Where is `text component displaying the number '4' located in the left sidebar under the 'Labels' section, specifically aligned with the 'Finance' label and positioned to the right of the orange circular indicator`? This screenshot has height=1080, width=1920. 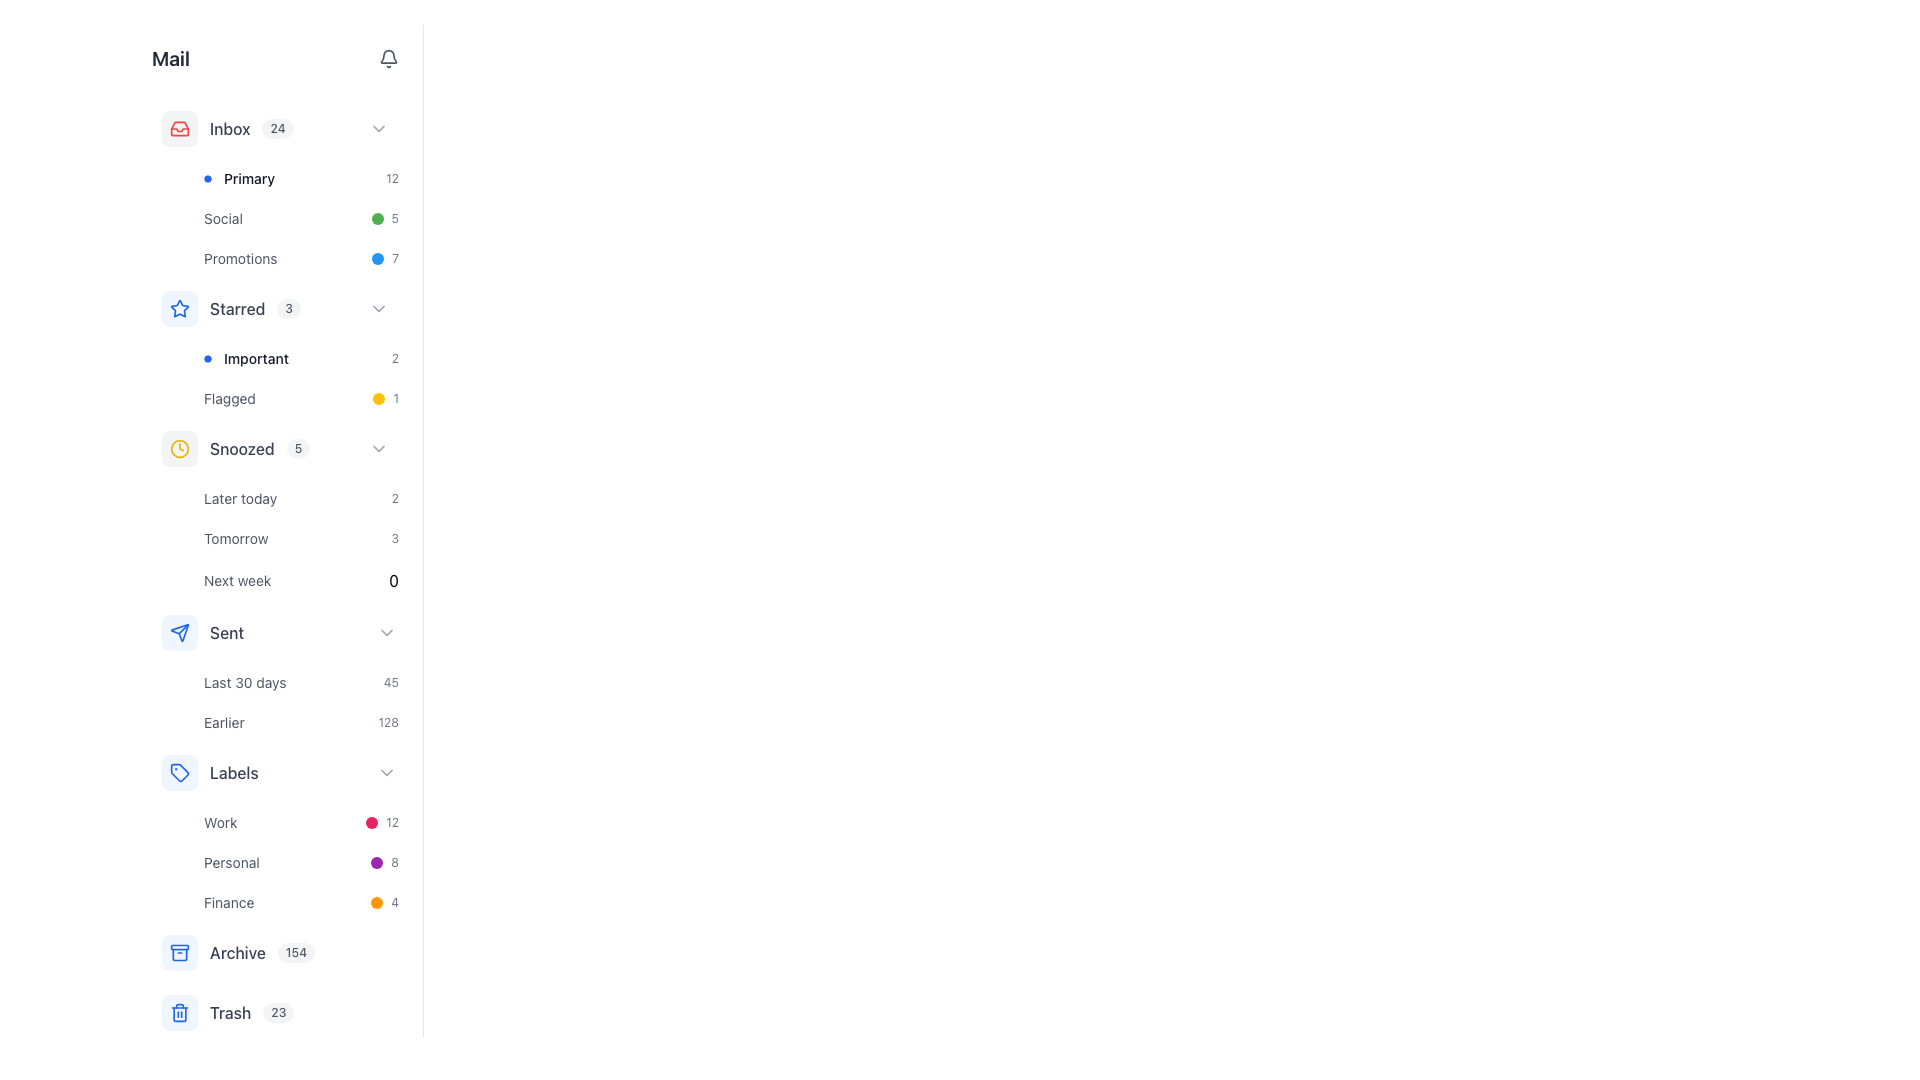 text component displaying the number '4' located in the left sidebar under the 'Labels' section, specifically aligned with the 'Finance' label and positioned to the right of the orange circular indicator is located at coordinates (395, 902).